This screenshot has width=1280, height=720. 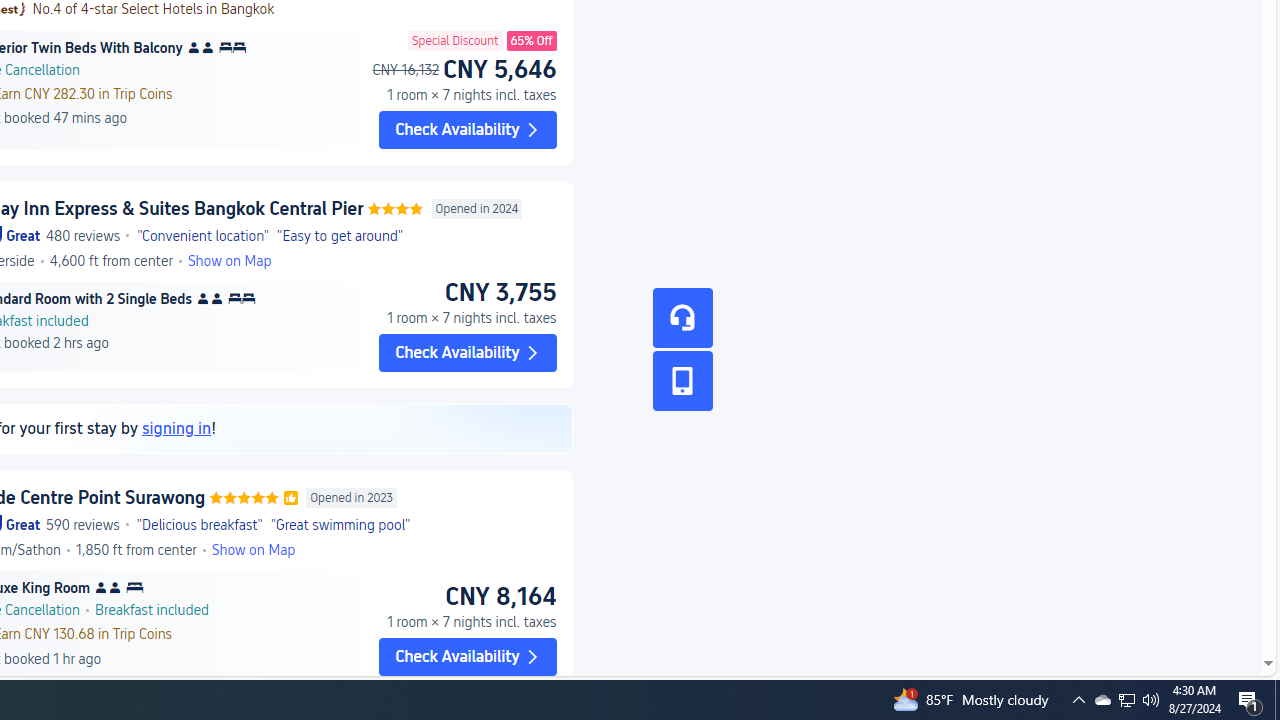 What do you see at coordinates (682, 381) in the screenshot?
I see `'App'` at bounding box center [682, 381].